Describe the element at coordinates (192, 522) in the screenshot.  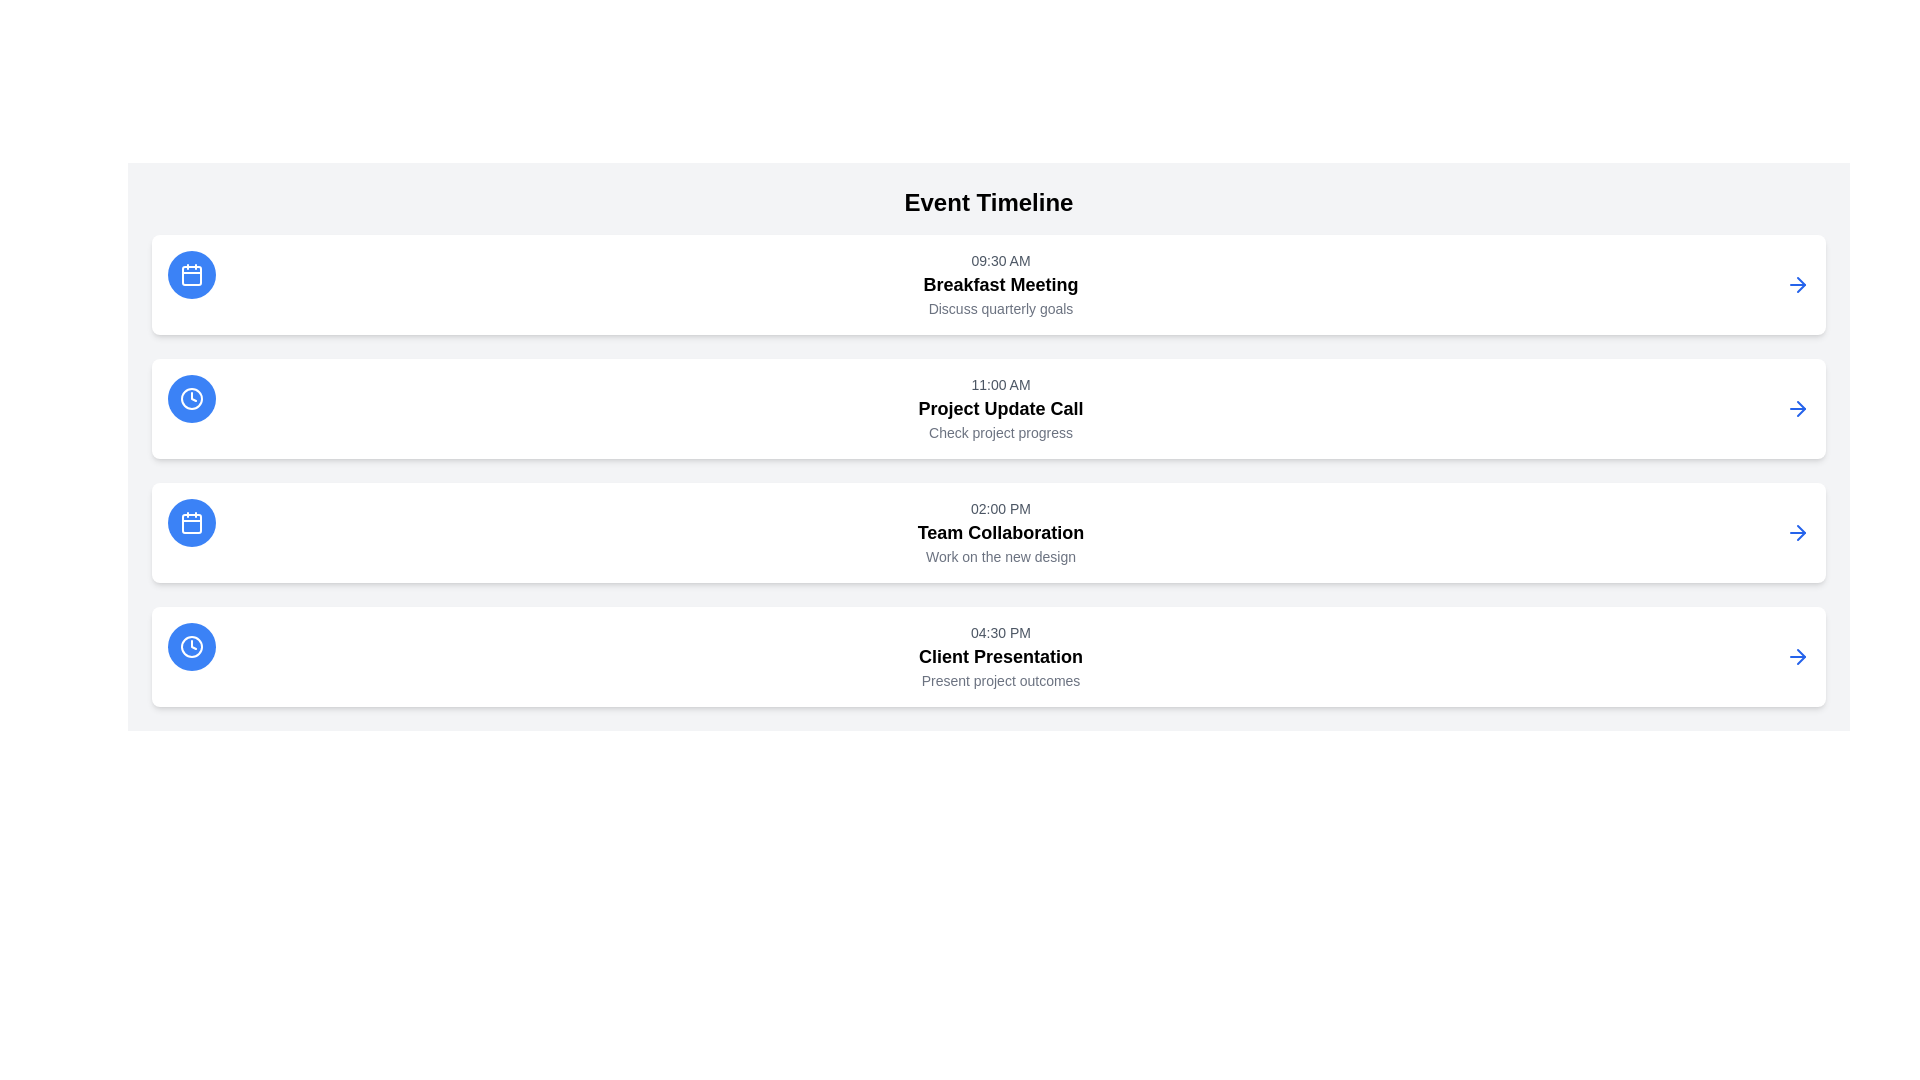
I see `the circular blue icon with a white calendar graphic, located in the third event card from the top, positioned to the left of the text '02:00 PM', 'Team Collaboration', and 'Work on the new design'` at that location.